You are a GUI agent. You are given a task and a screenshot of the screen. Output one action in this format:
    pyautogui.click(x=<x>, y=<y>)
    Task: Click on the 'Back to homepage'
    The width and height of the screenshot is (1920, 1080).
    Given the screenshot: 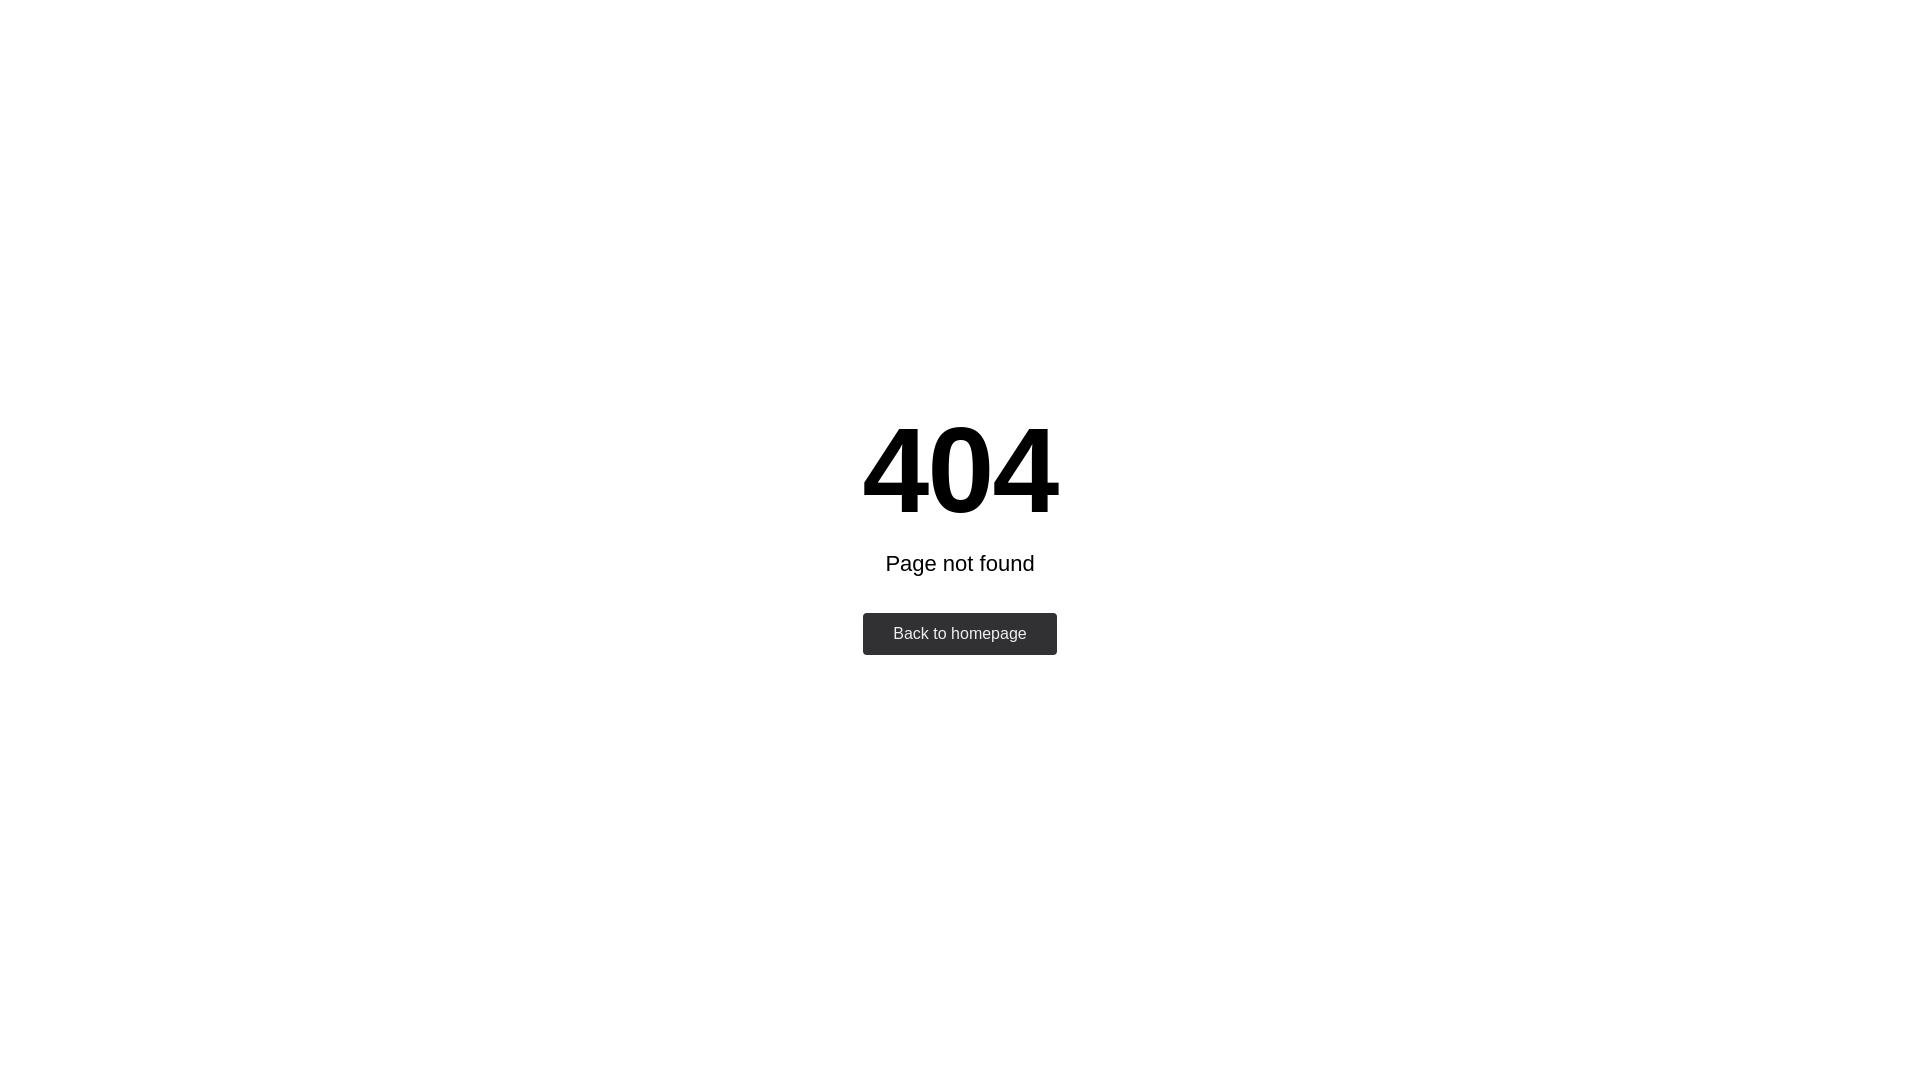 What is the action you would take?
    pyautogui.click(x=958, y=633)
    